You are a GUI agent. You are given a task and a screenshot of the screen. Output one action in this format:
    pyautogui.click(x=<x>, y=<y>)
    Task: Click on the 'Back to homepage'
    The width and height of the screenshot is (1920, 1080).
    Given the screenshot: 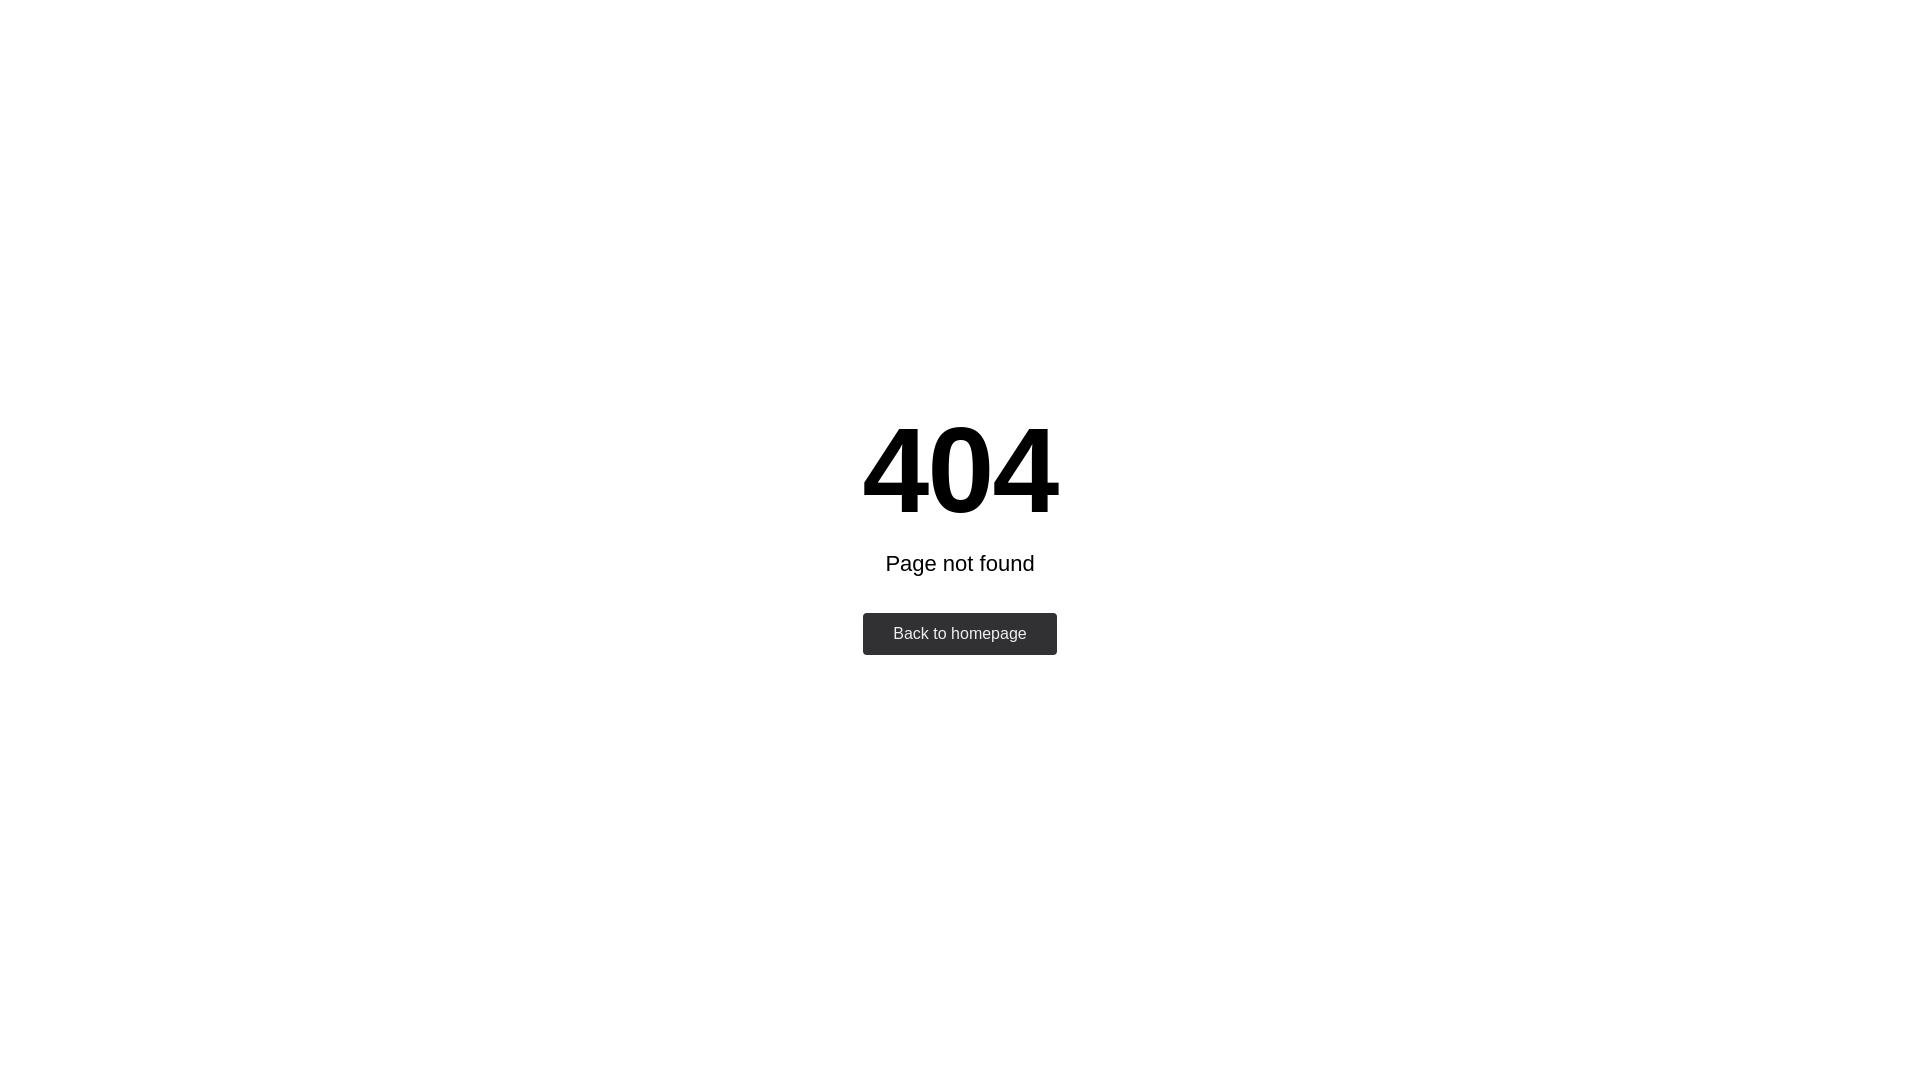 What is the action you would take?
    pyautogui.click(x=958, y=633)
    